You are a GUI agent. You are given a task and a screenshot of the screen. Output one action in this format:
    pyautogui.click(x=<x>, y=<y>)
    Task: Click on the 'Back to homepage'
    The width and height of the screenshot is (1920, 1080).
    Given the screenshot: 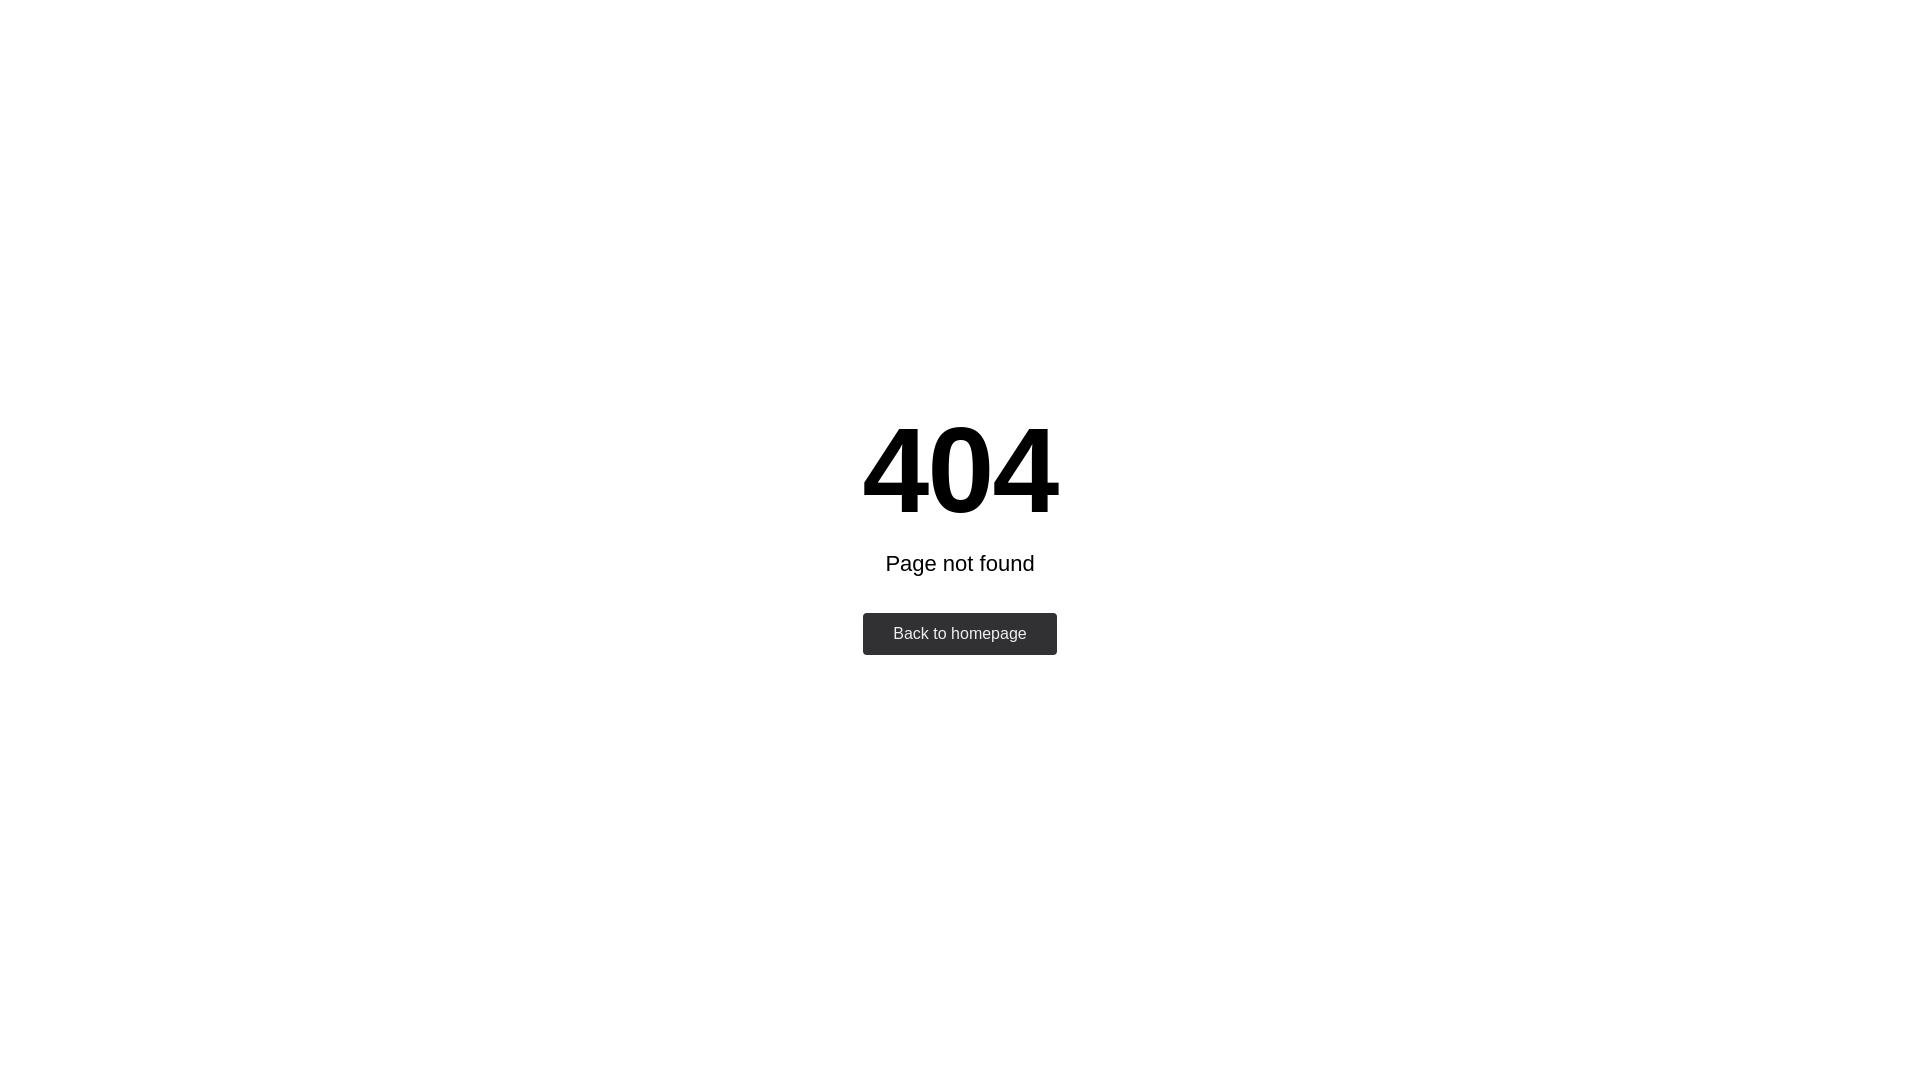 What is the action you would take?
    pyautogui.click(x=958, y=633)
    